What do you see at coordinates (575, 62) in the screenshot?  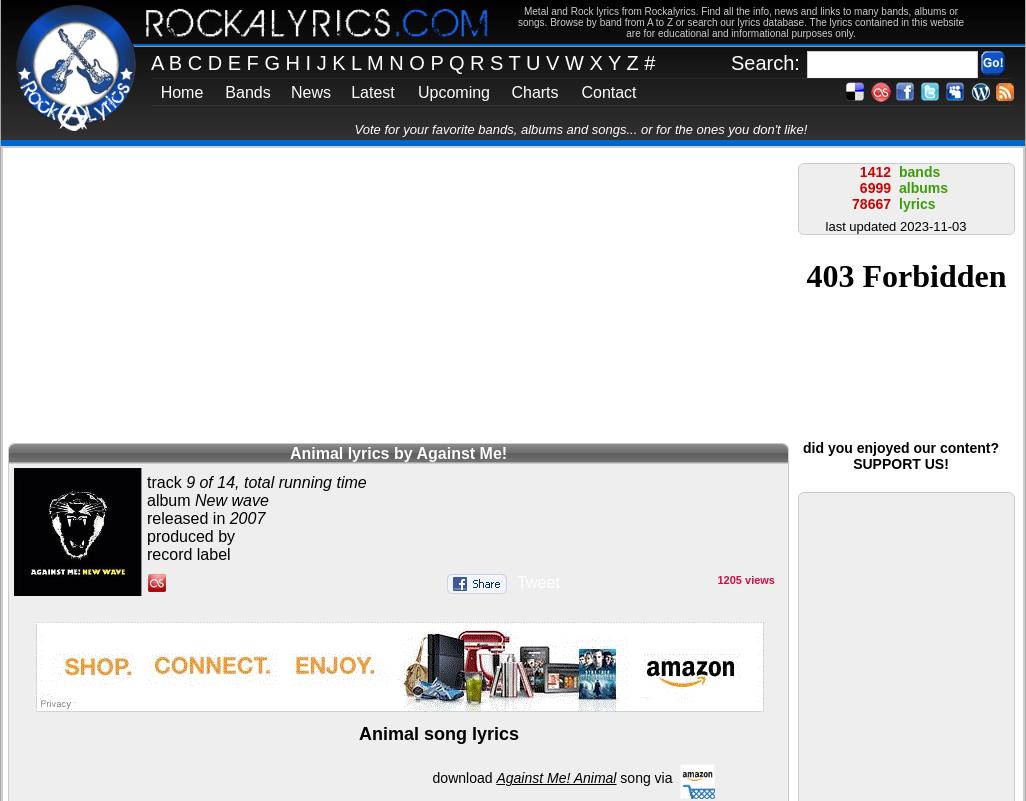 I see `'W'` at bounding box center [575, 62].